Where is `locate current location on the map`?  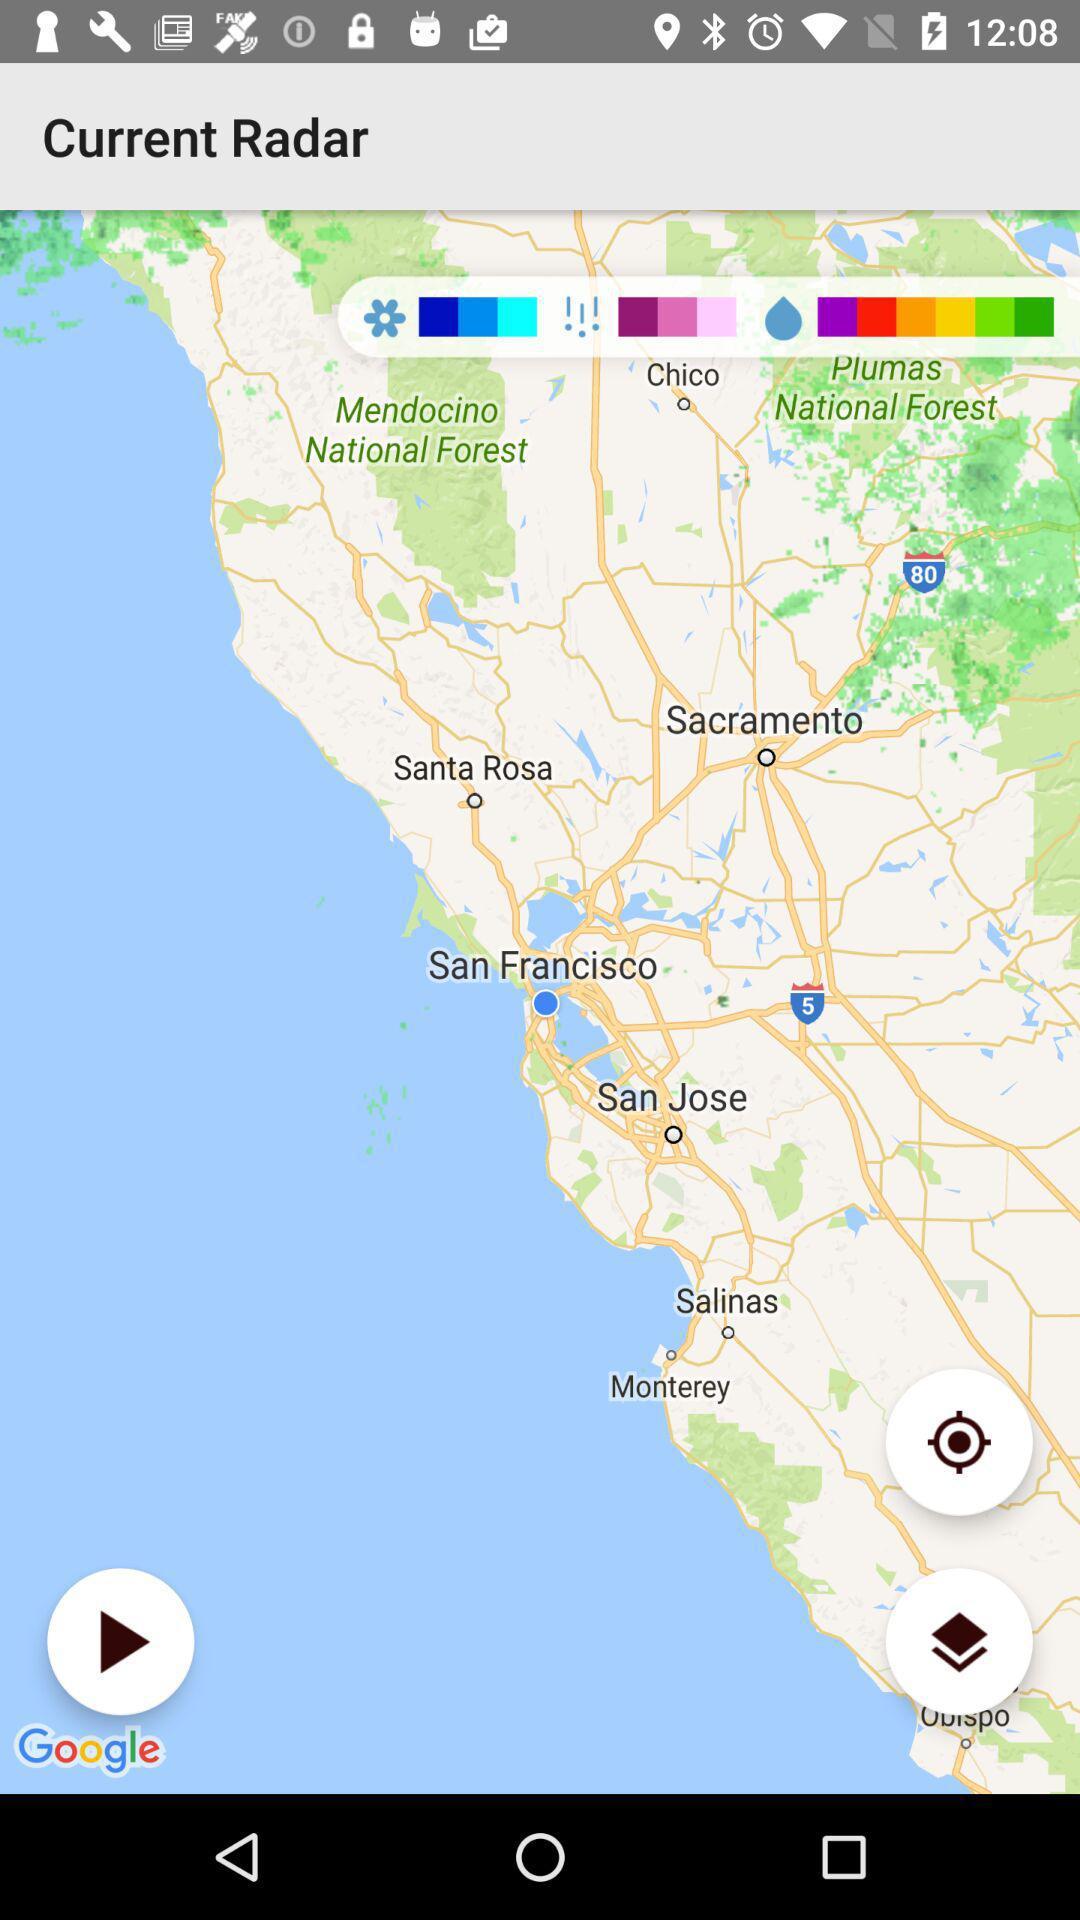 locate current location on the map is located at coordinates (958, 1442).